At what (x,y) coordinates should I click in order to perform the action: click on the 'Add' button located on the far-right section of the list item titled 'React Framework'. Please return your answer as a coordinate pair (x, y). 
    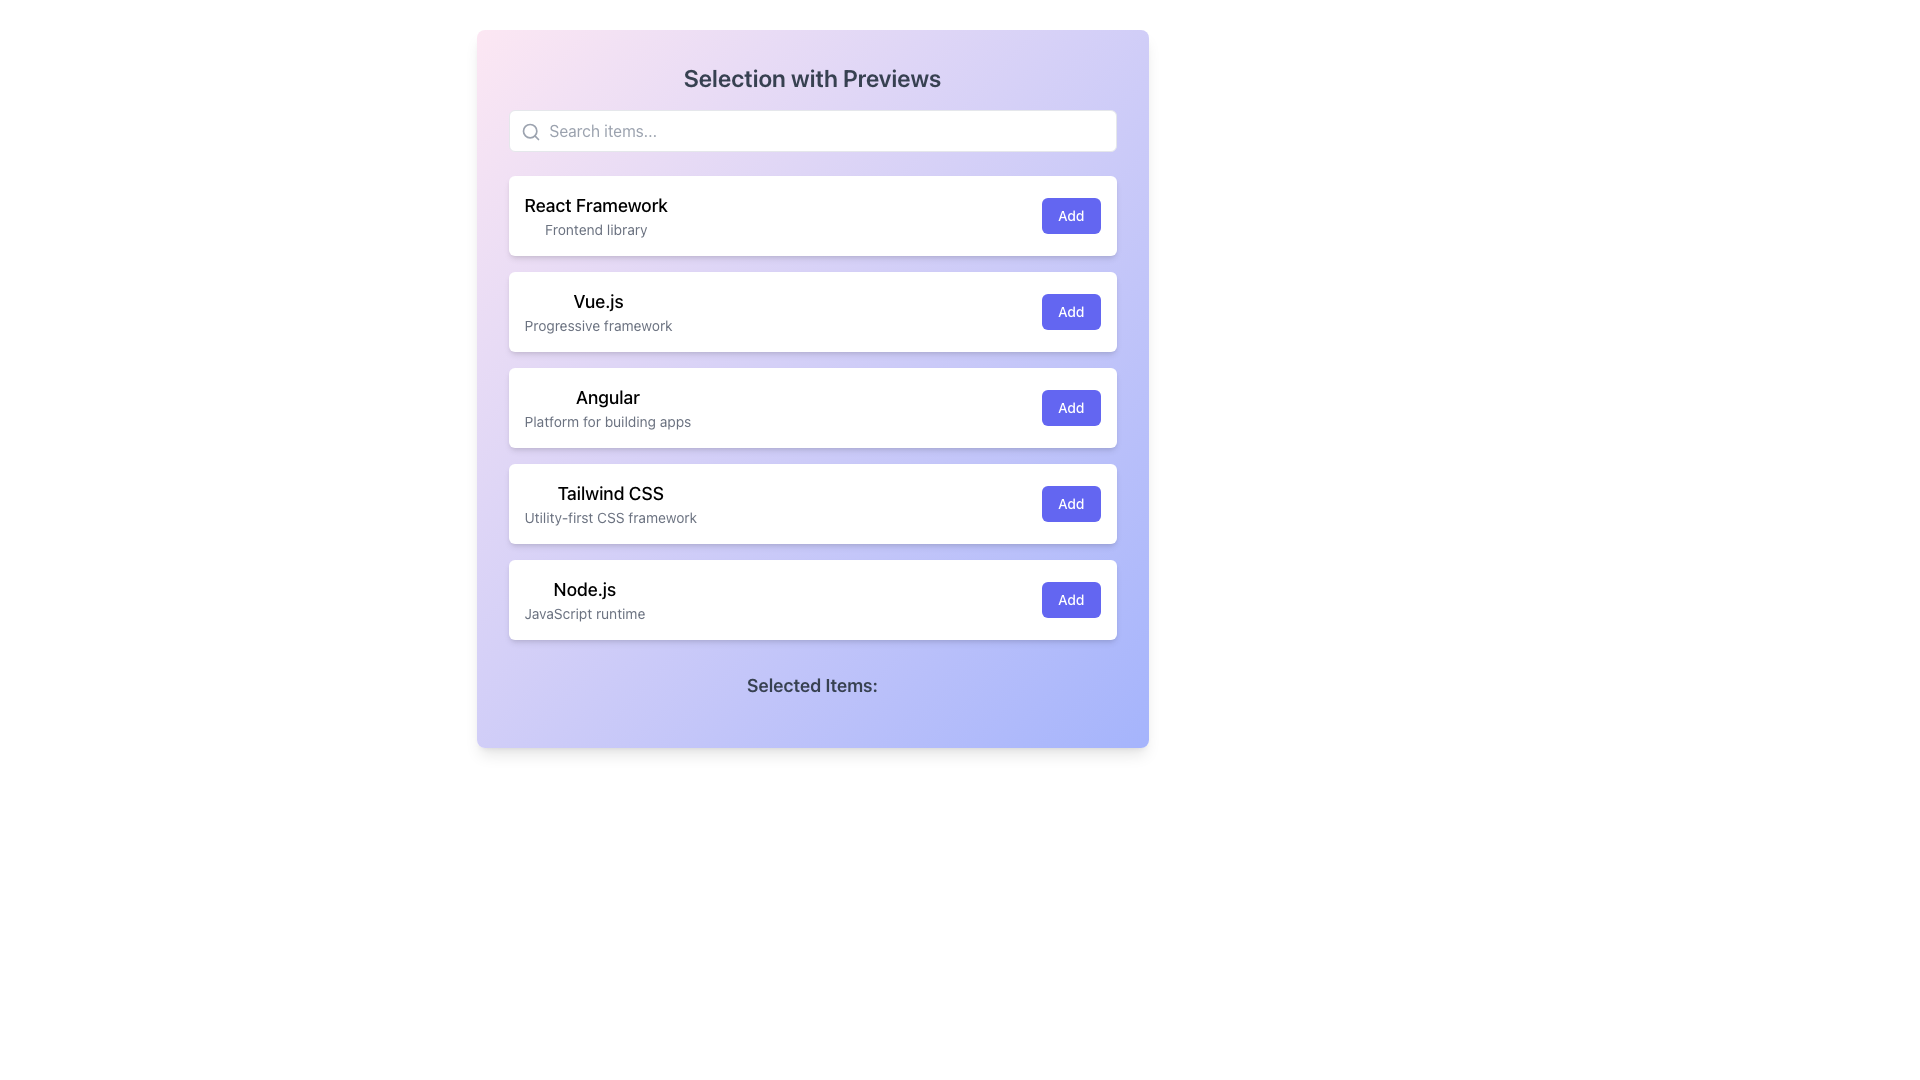
    Looking at the image, I should click on (1069, 216).